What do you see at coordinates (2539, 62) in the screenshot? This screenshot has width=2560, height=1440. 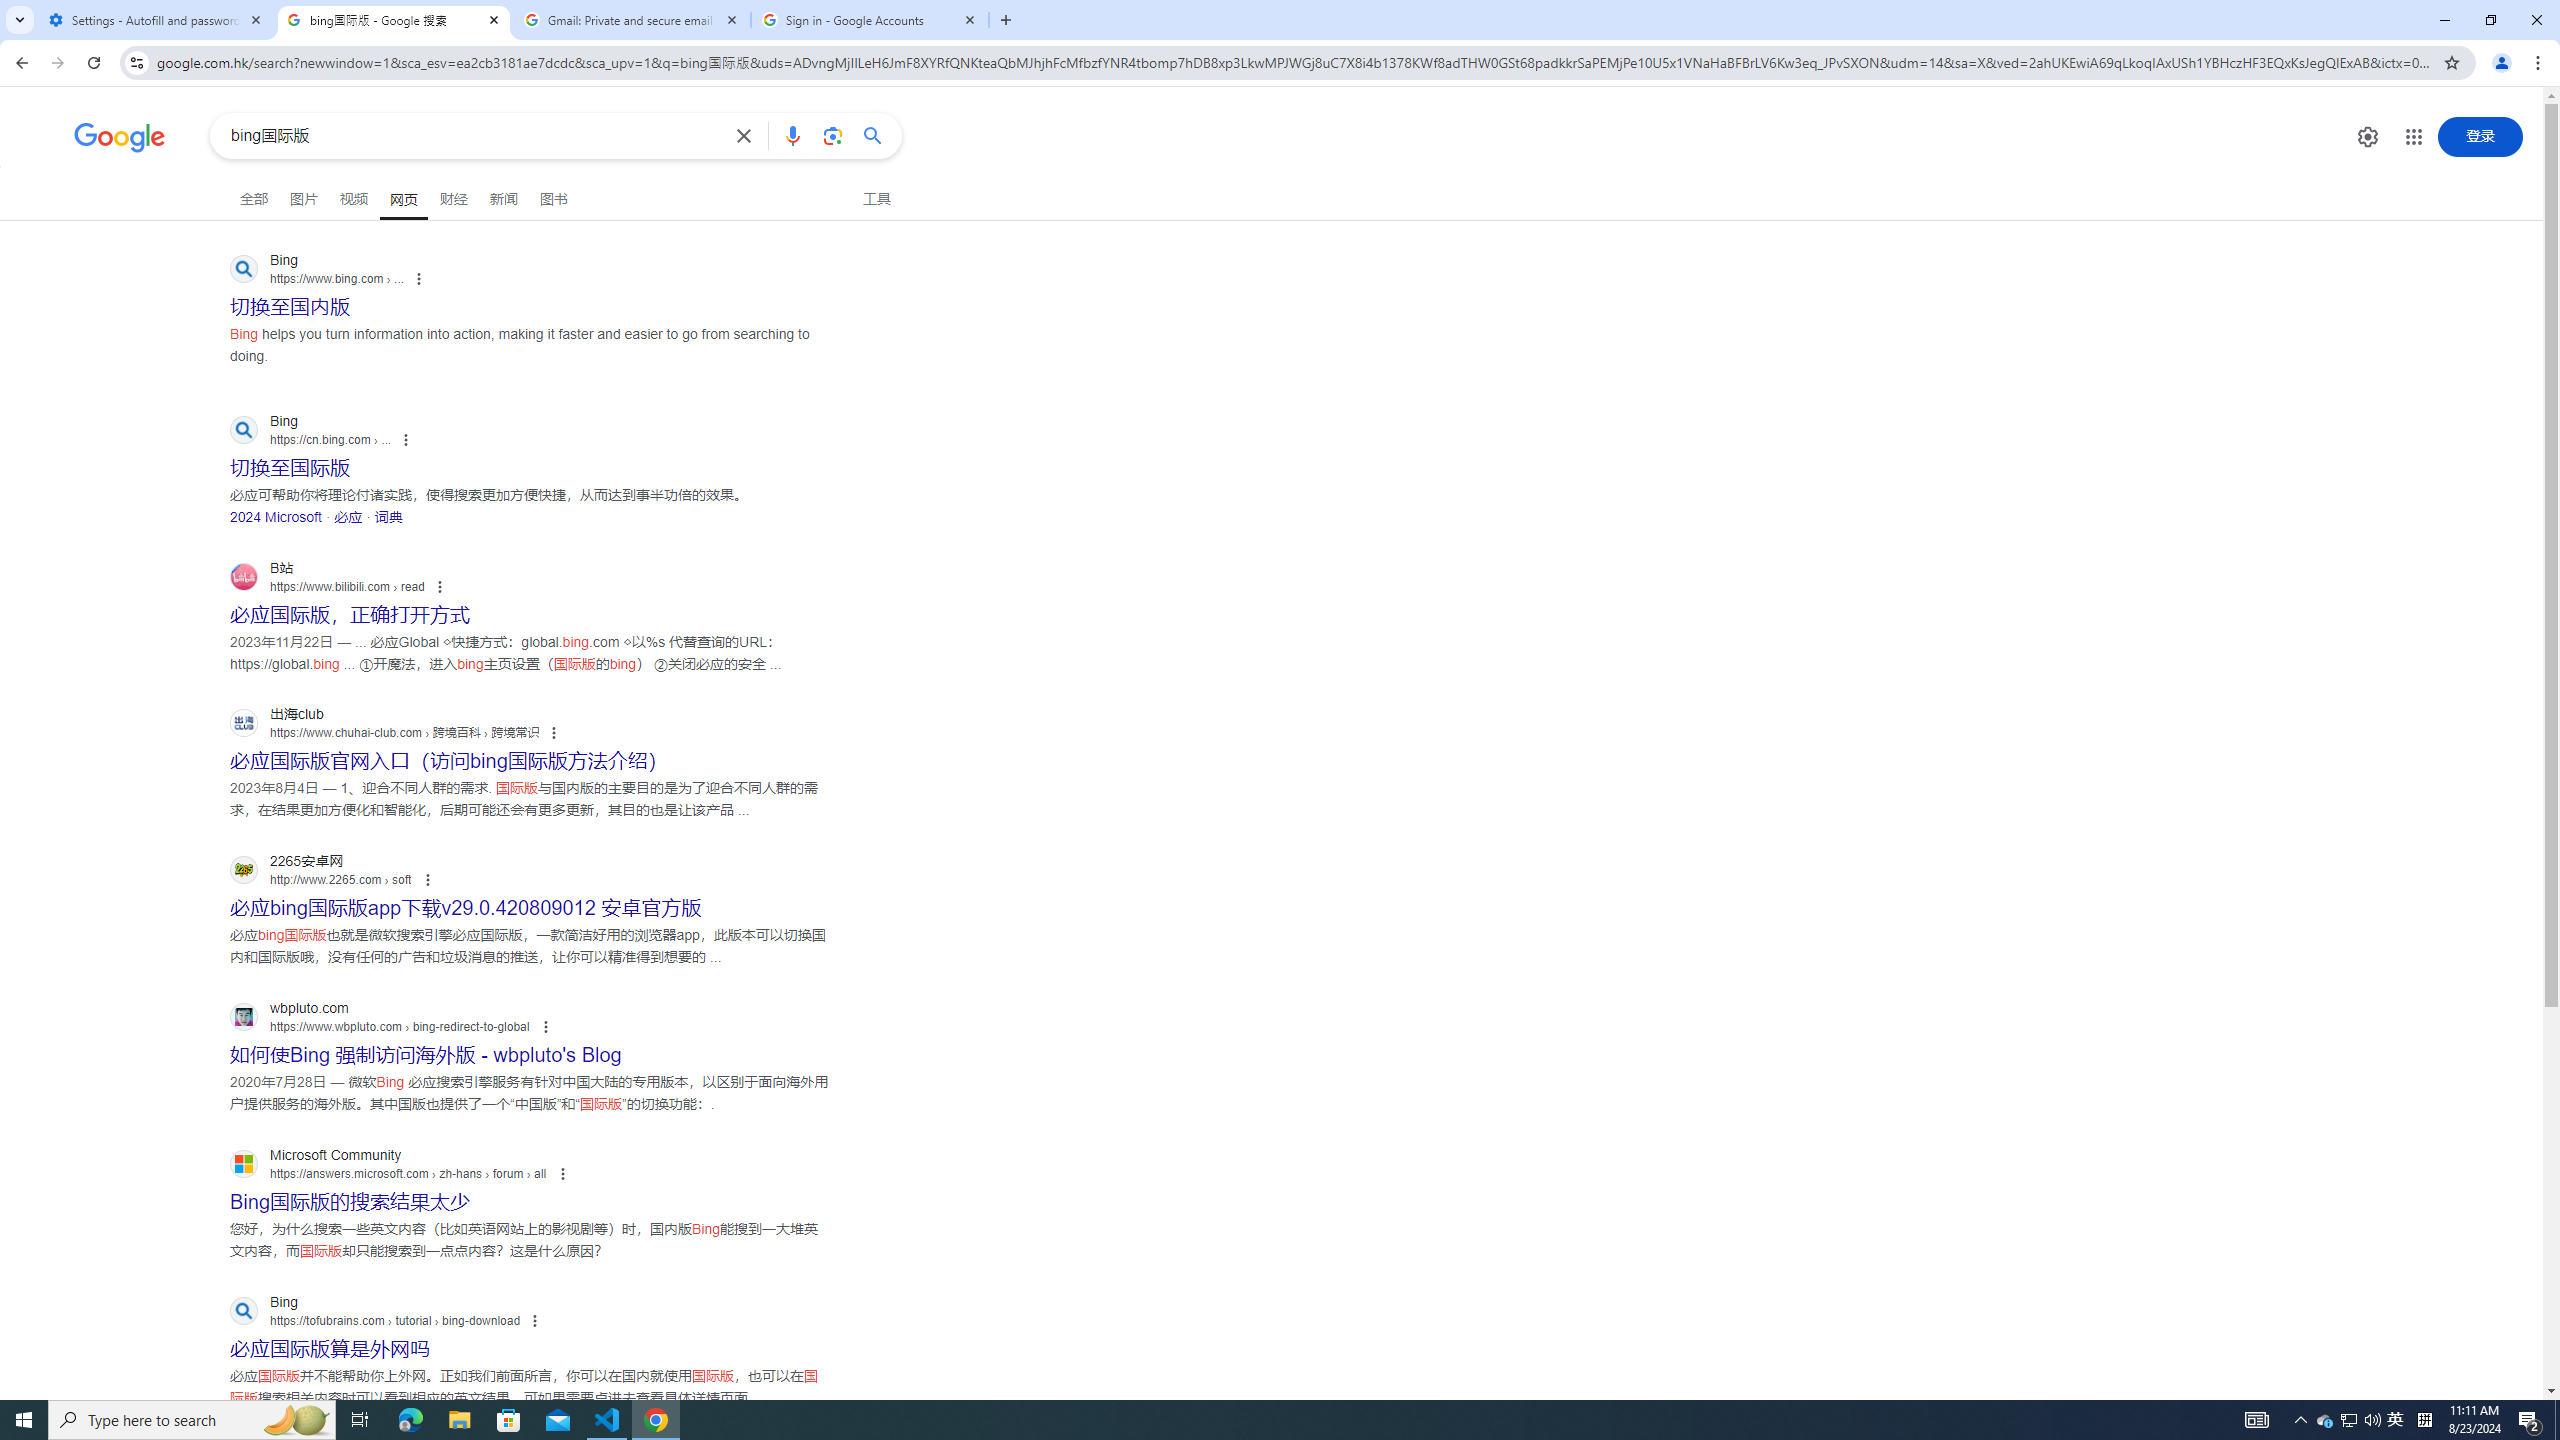 I see `'Chrome'` at bounding box center [2539, 62].